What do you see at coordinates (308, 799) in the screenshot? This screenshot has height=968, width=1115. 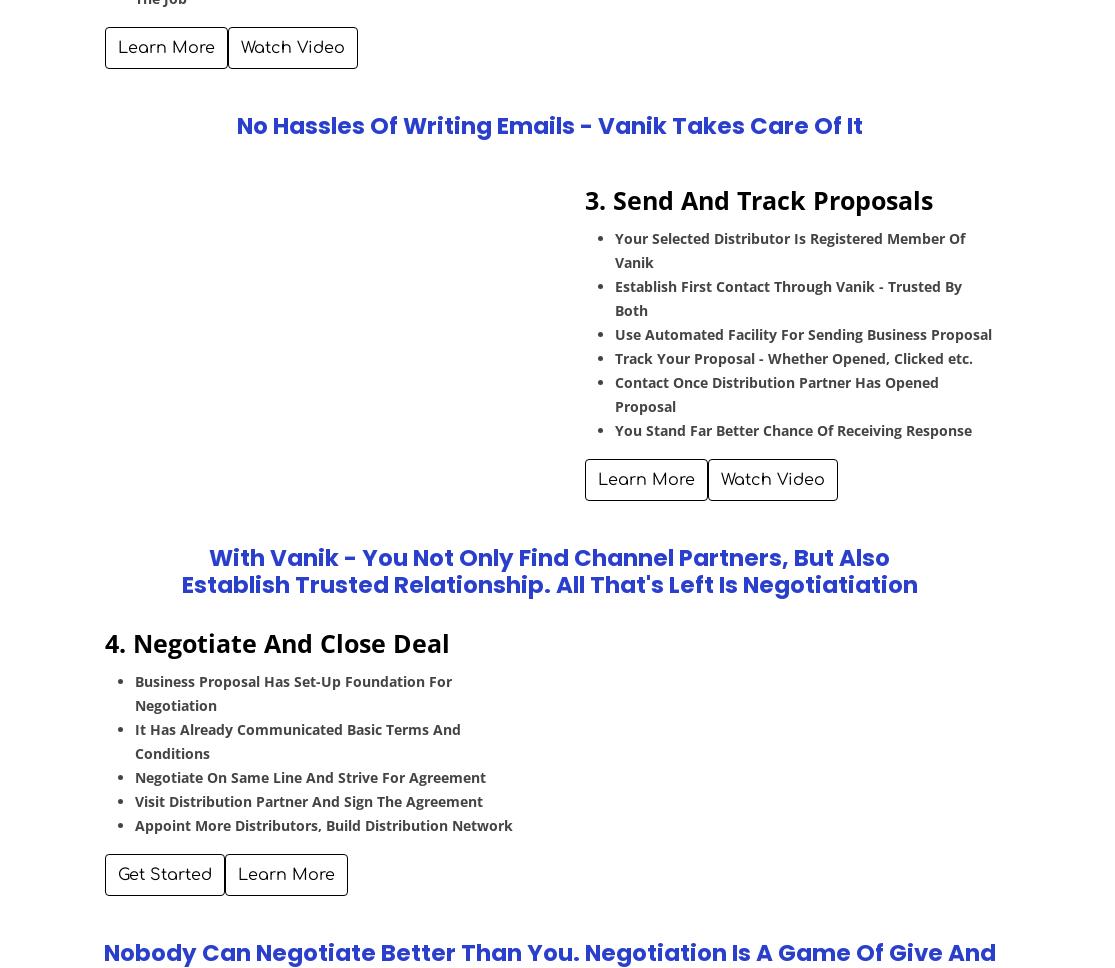 I see `'Visit Distribution Partner And Sign The Agreement'` at bounding box center [308, 799].